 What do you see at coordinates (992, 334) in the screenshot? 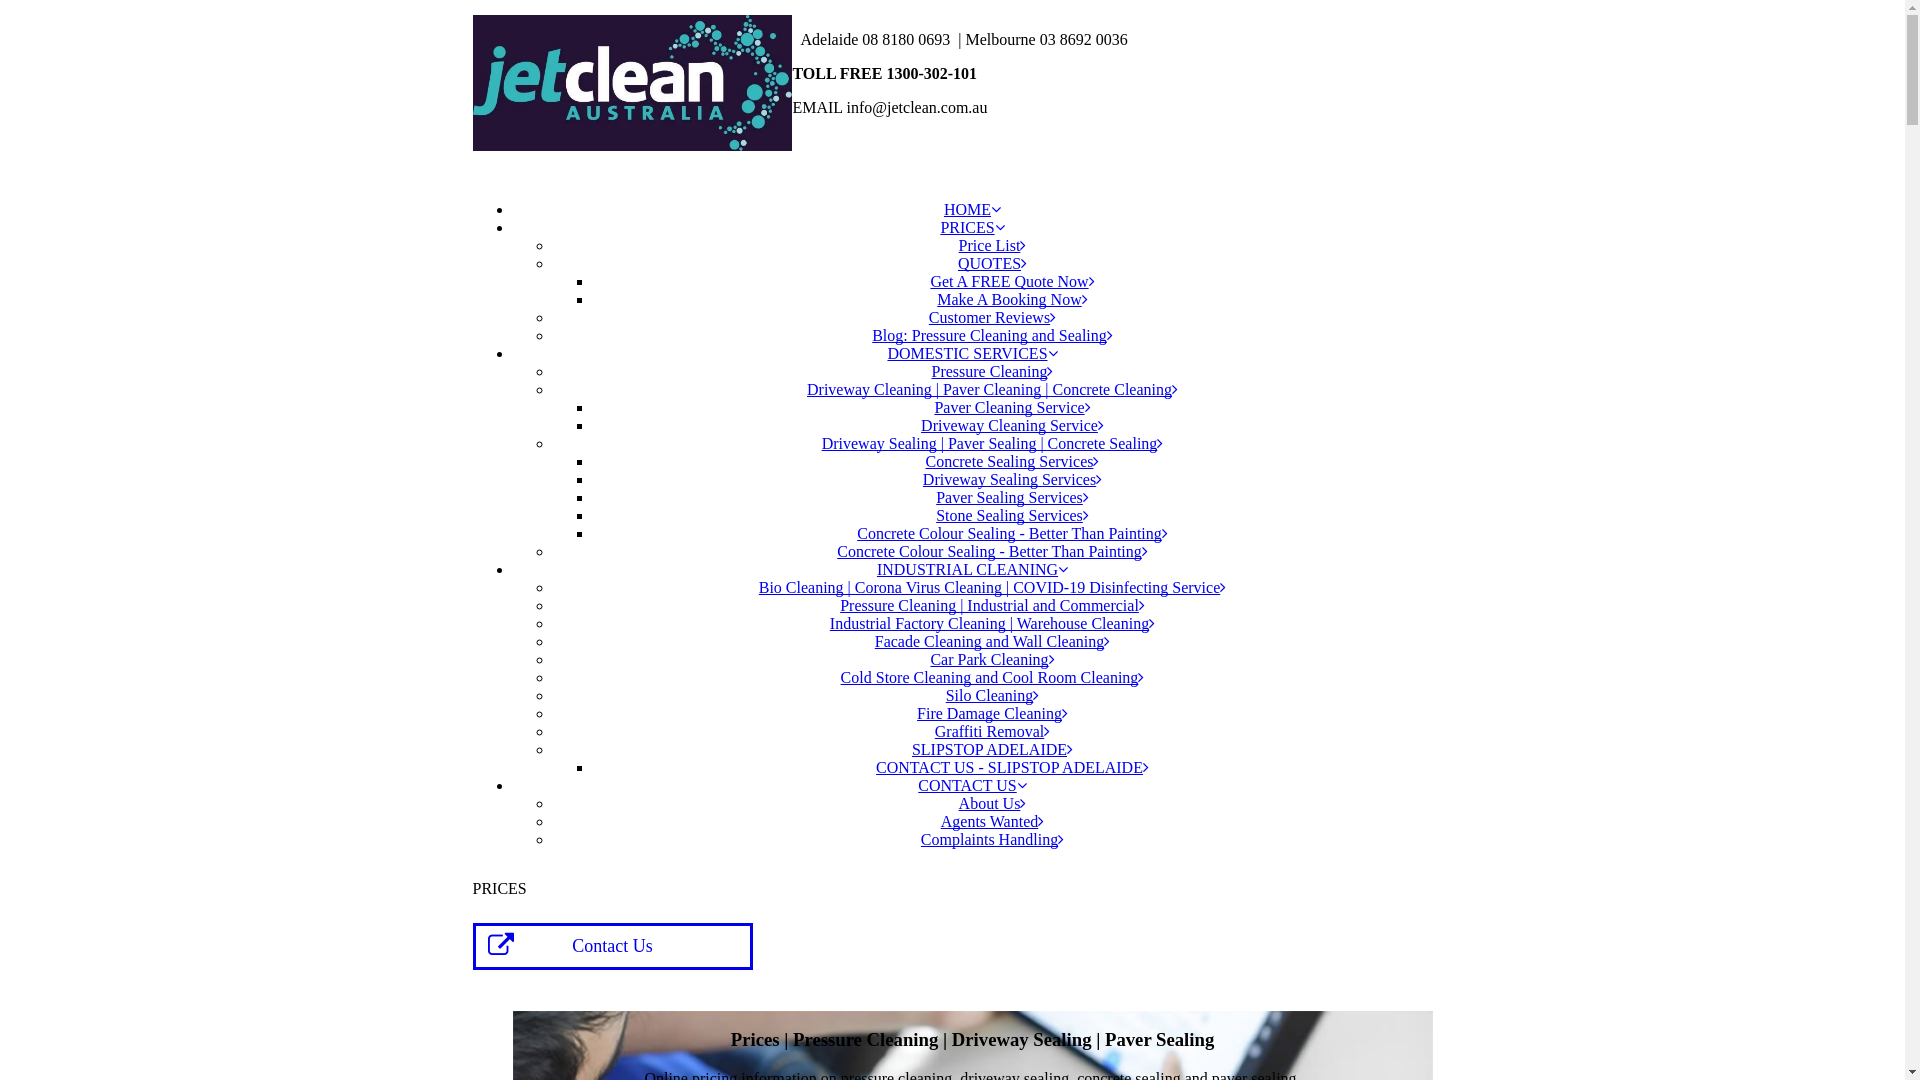
I see `'Blog: Pressure Cleaning and Sealing'` at bounding box center [992, 334].